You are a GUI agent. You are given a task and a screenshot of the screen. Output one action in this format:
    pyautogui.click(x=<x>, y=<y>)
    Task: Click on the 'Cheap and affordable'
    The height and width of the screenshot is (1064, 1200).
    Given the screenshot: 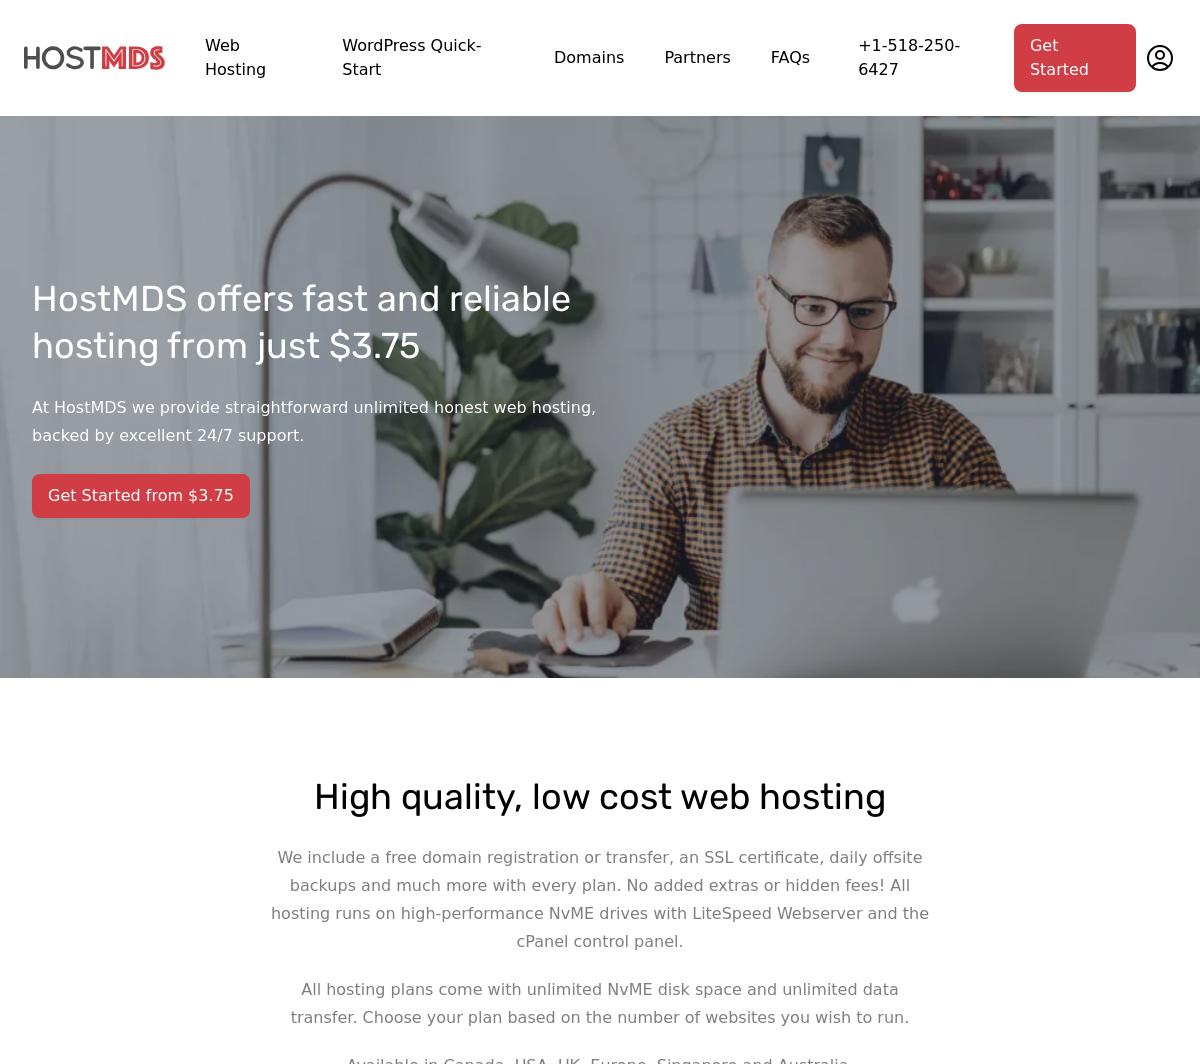 What is the action you would take?
    pyautogui.click(x=512, y=261)
    